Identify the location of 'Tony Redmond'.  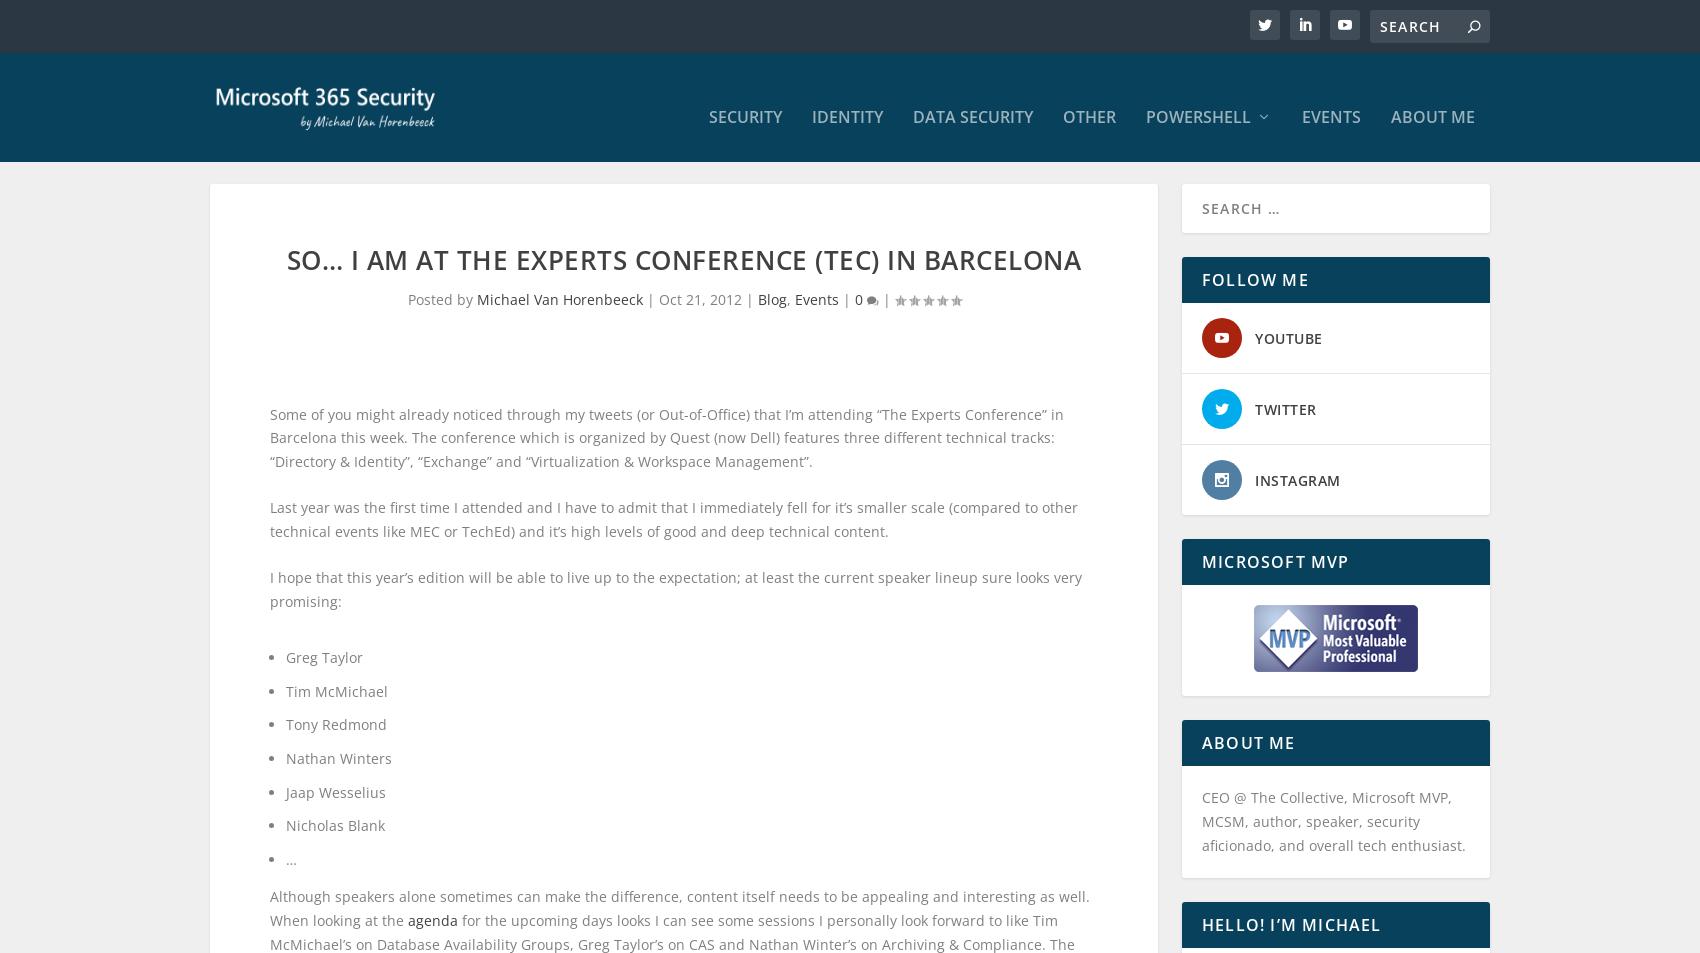
(335, 743).